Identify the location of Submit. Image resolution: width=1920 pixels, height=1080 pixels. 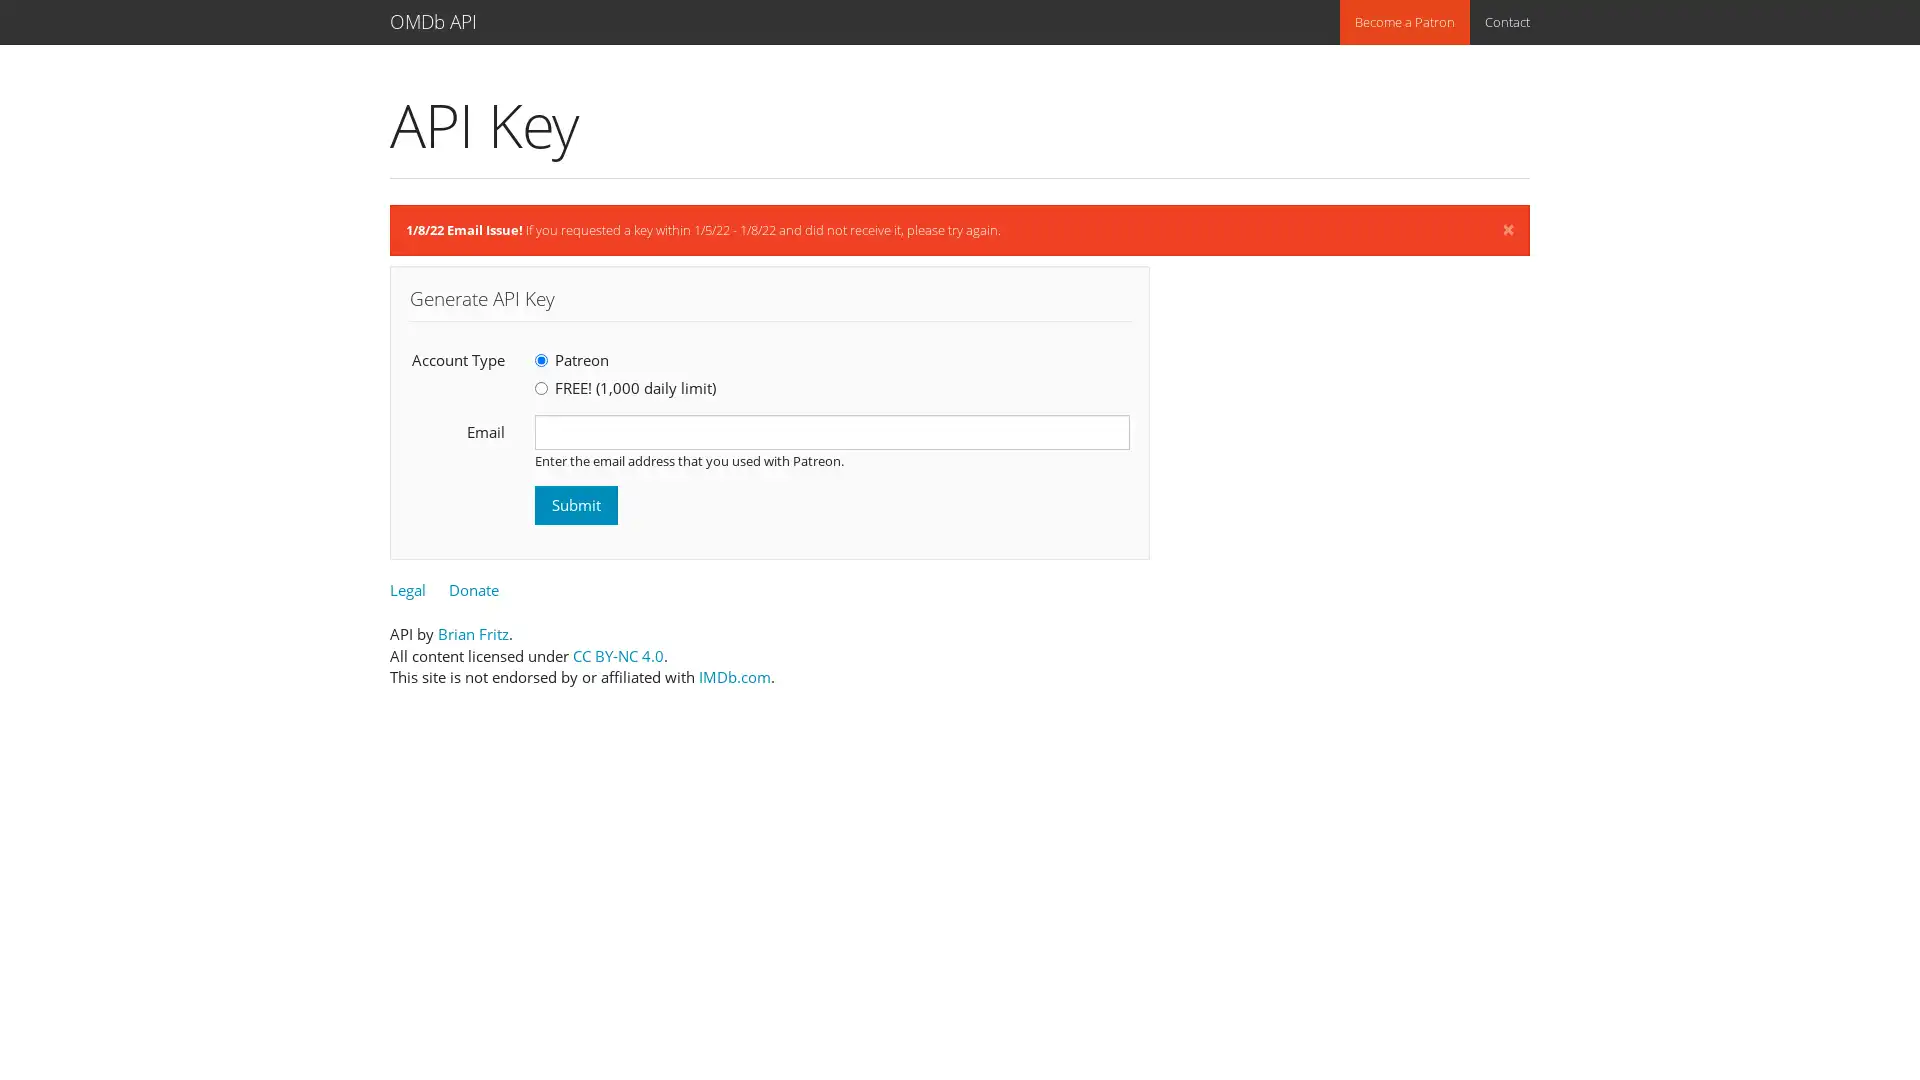
(575, 504).